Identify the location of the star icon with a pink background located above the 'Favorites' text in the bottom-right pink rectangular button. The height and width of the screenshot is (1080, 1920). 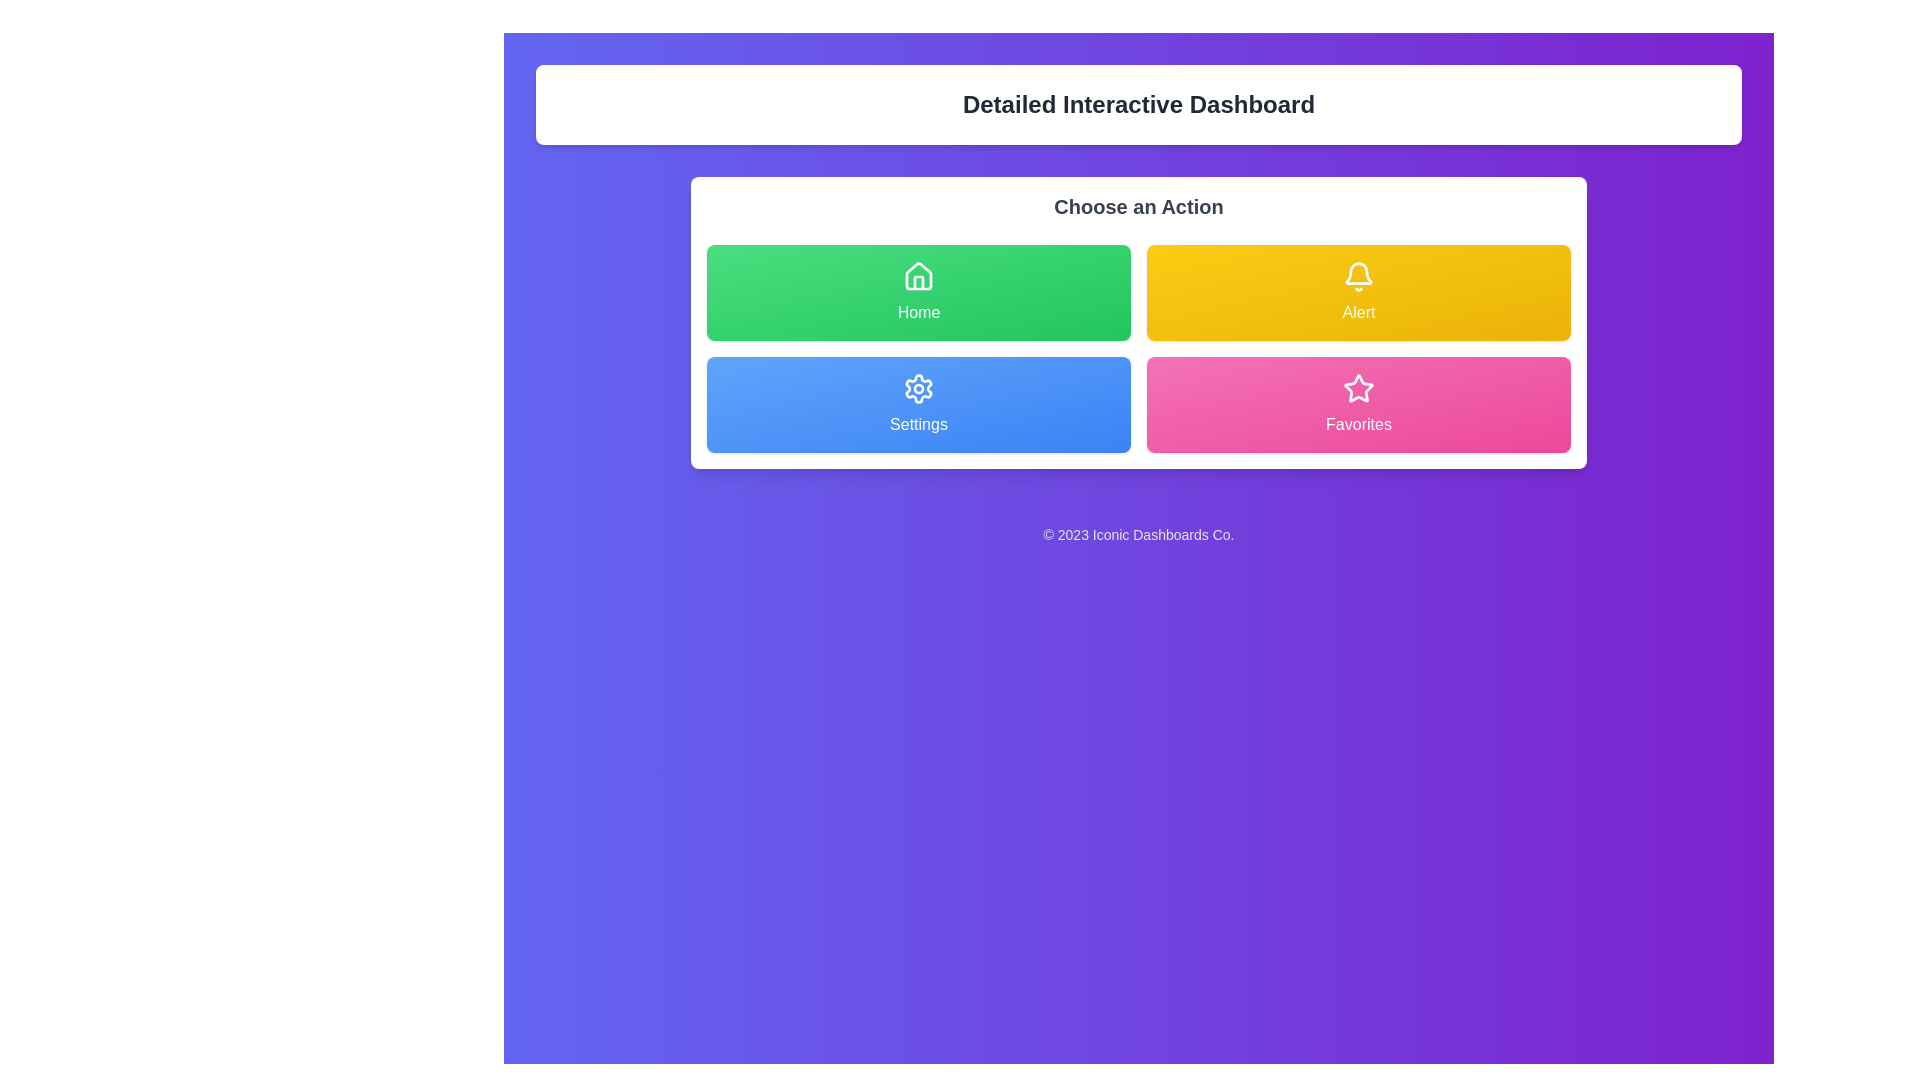
(1358, 389).